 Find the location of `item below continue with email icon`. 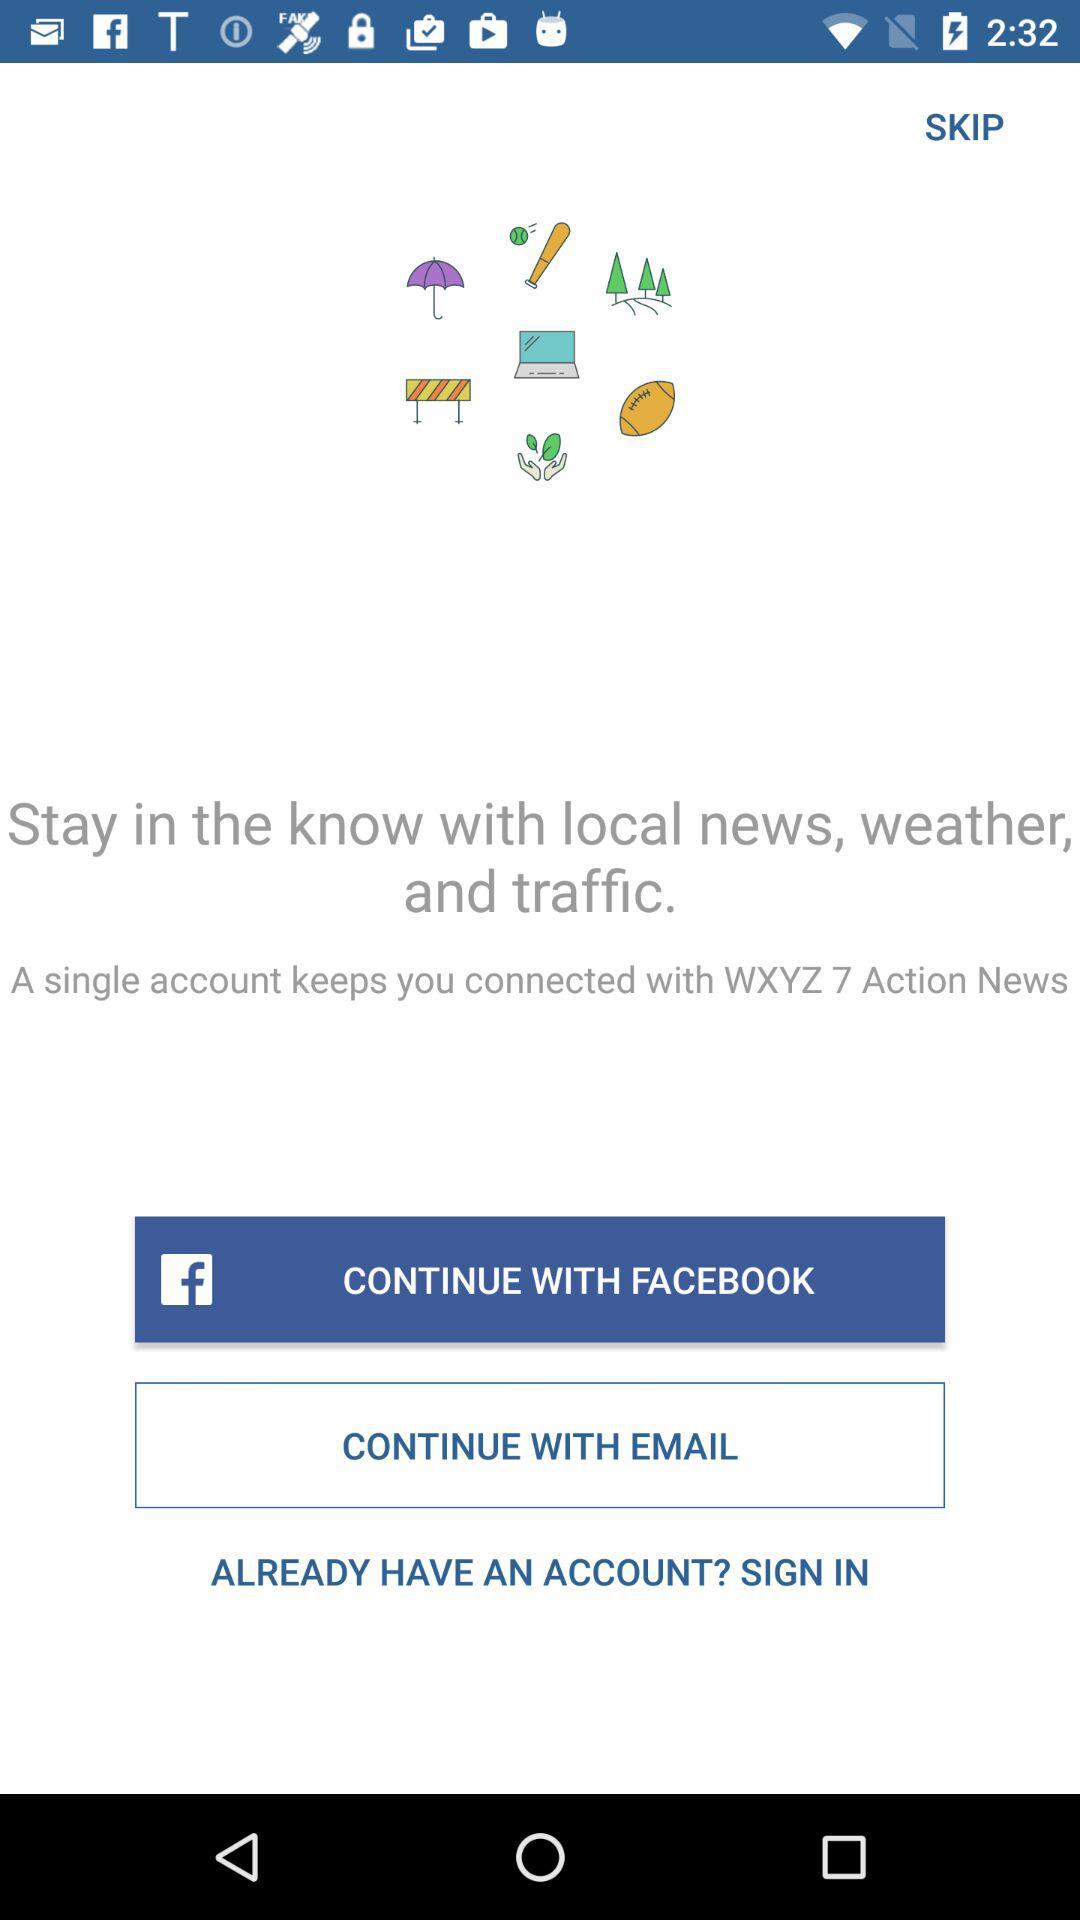

item below continue with email icon is located at coordinates (540, 1570).